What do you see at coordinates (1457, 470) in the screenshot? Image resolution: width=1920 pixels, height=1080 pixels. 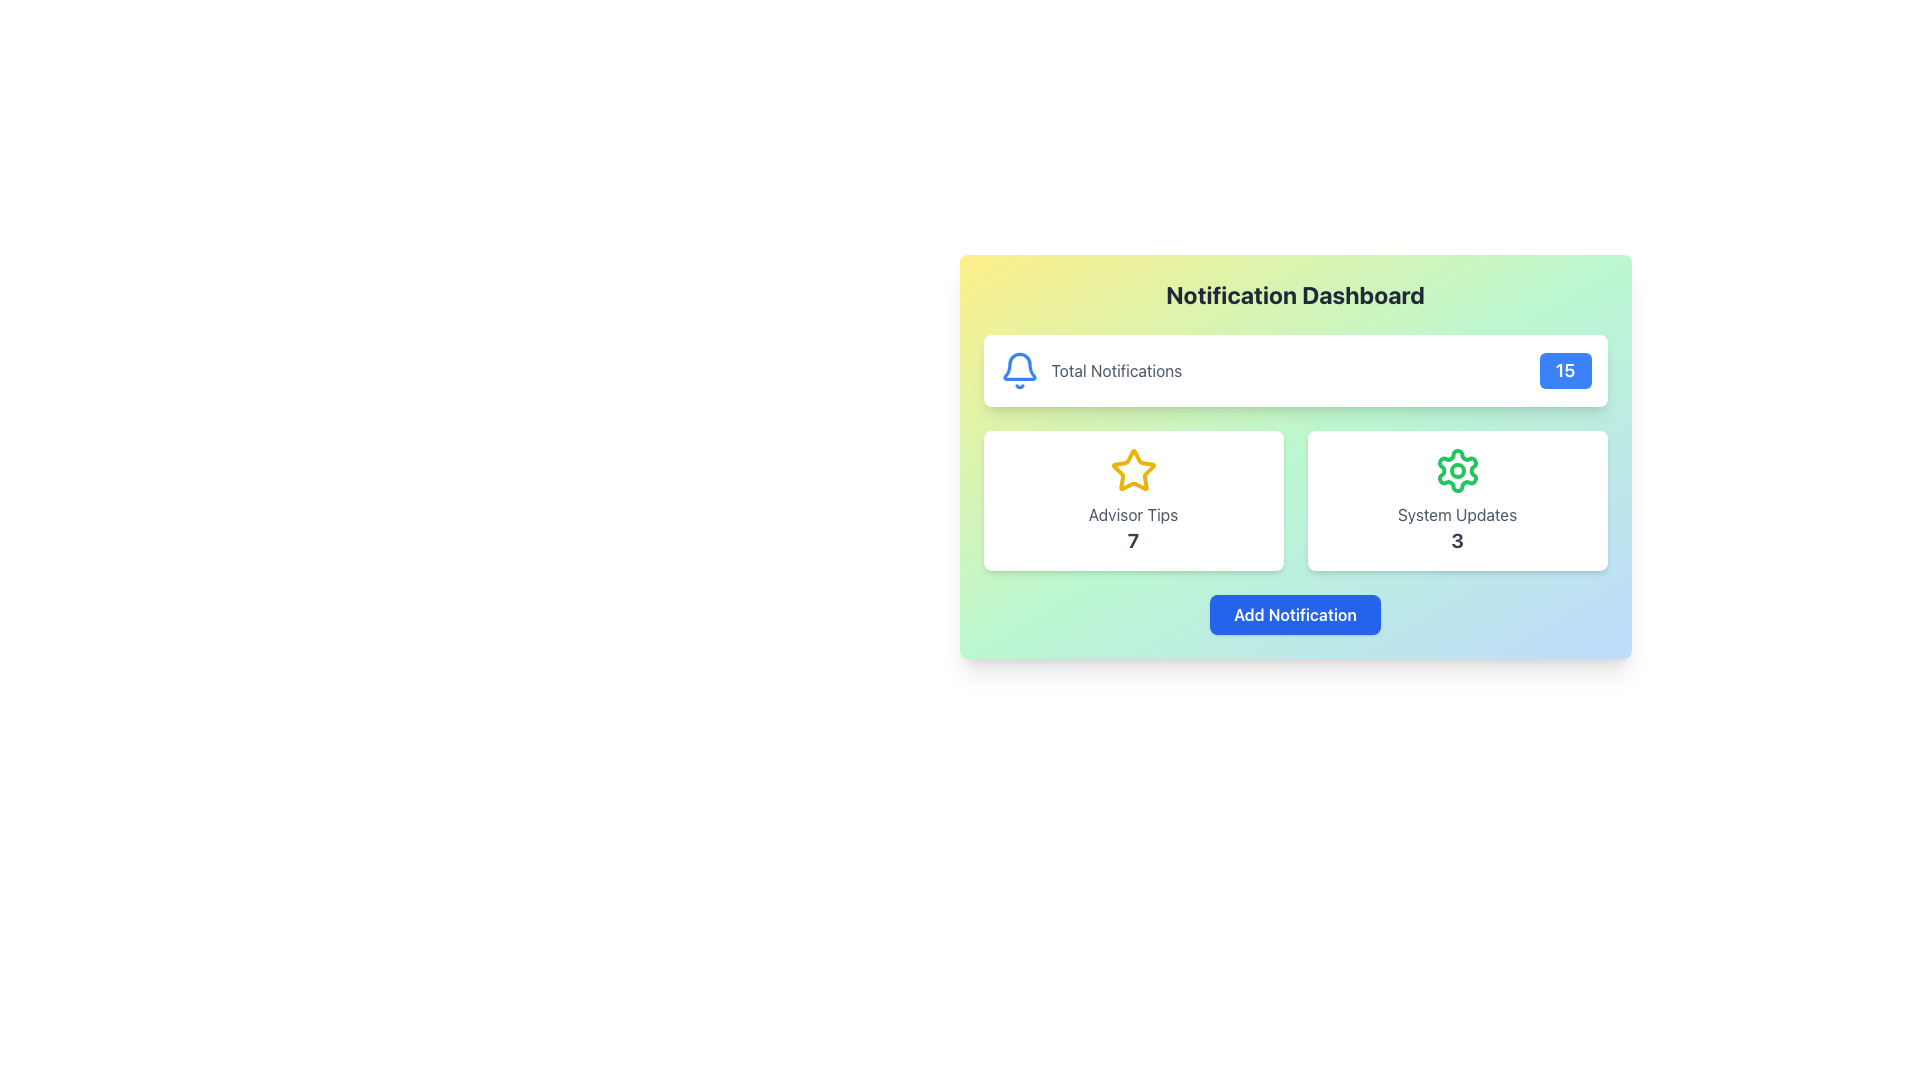 I see `the settings icon located at the bottom right of the dashboard, above the 'System Updates' label and to the right of the number '3'` at bounding box center [1457, 470].